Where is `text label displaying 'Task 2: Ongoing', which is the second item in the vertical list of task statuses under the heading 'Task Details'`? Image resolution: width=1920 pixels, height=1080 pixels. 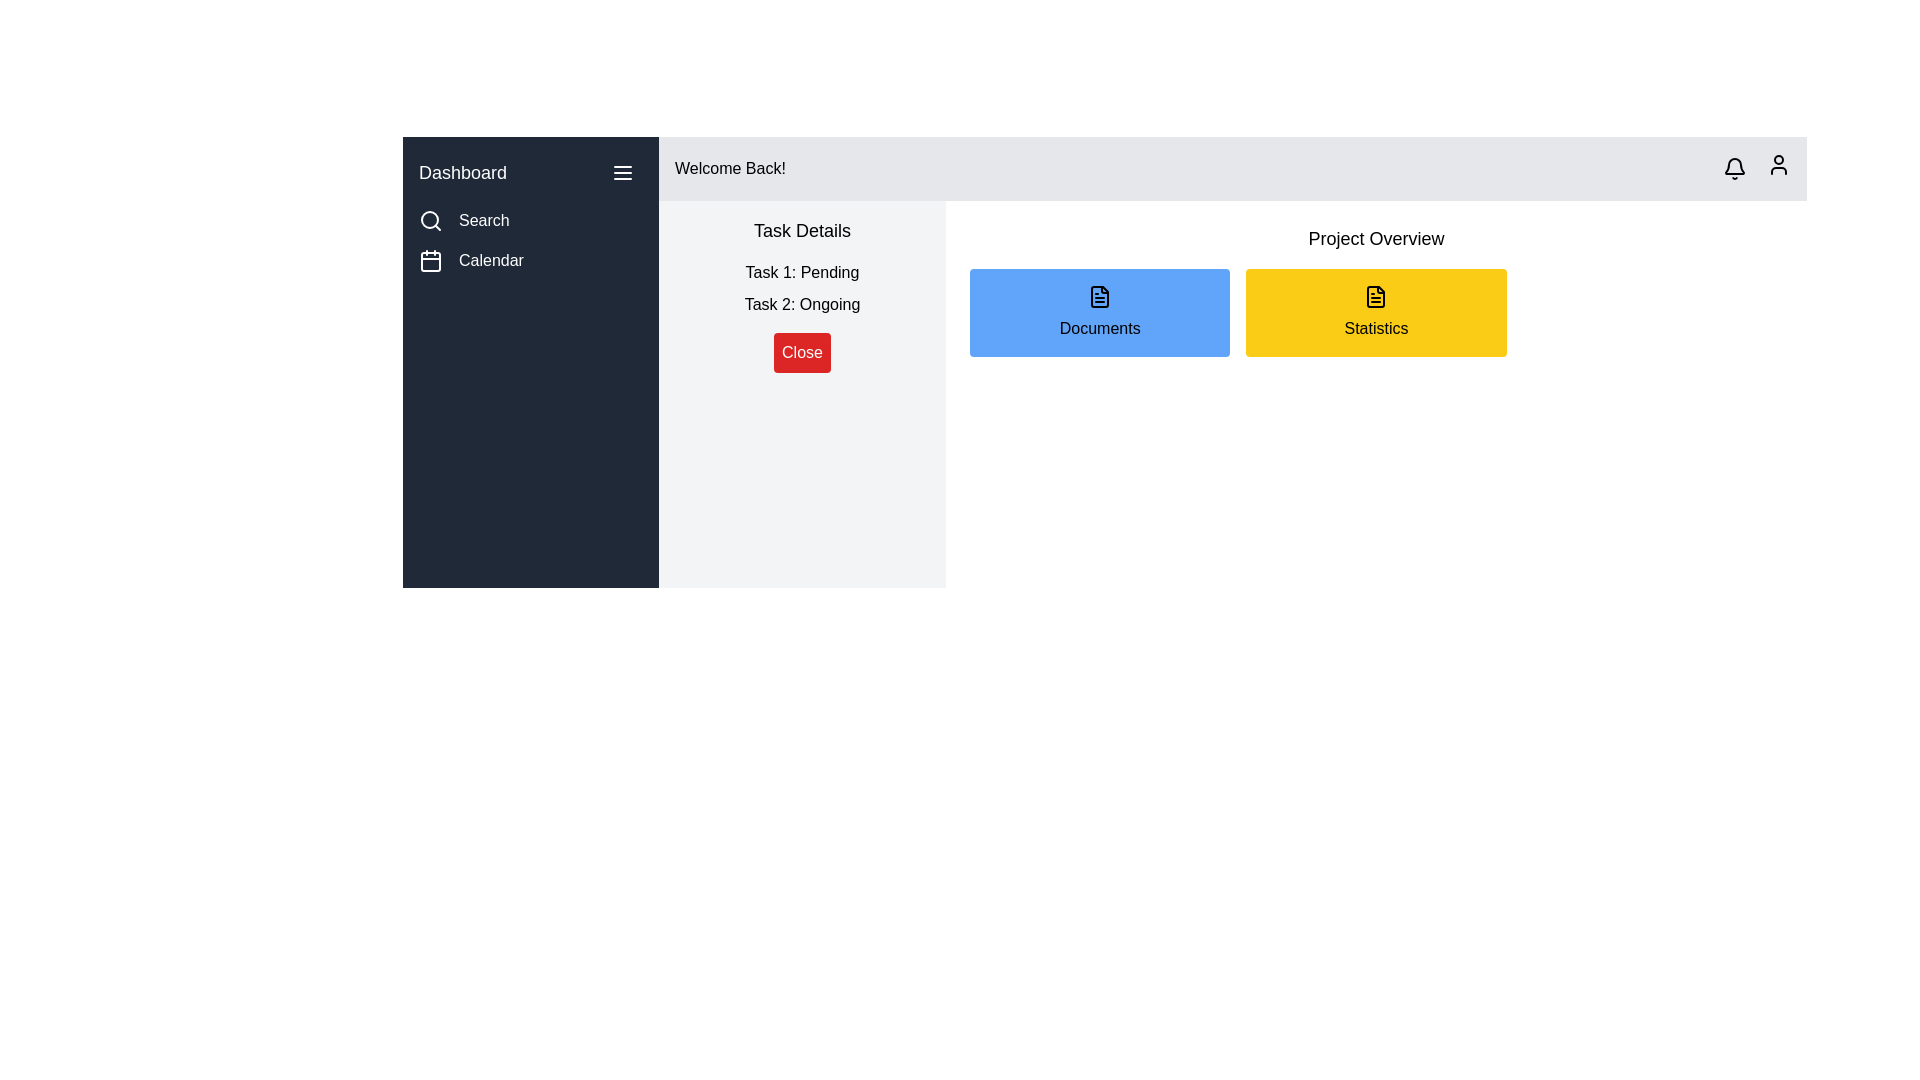
text label displaying 'Task 2: Ongoing', which is the second item in the vertical list of task statuses under the heading 'Task Details' is located at coordinates (802, 304).